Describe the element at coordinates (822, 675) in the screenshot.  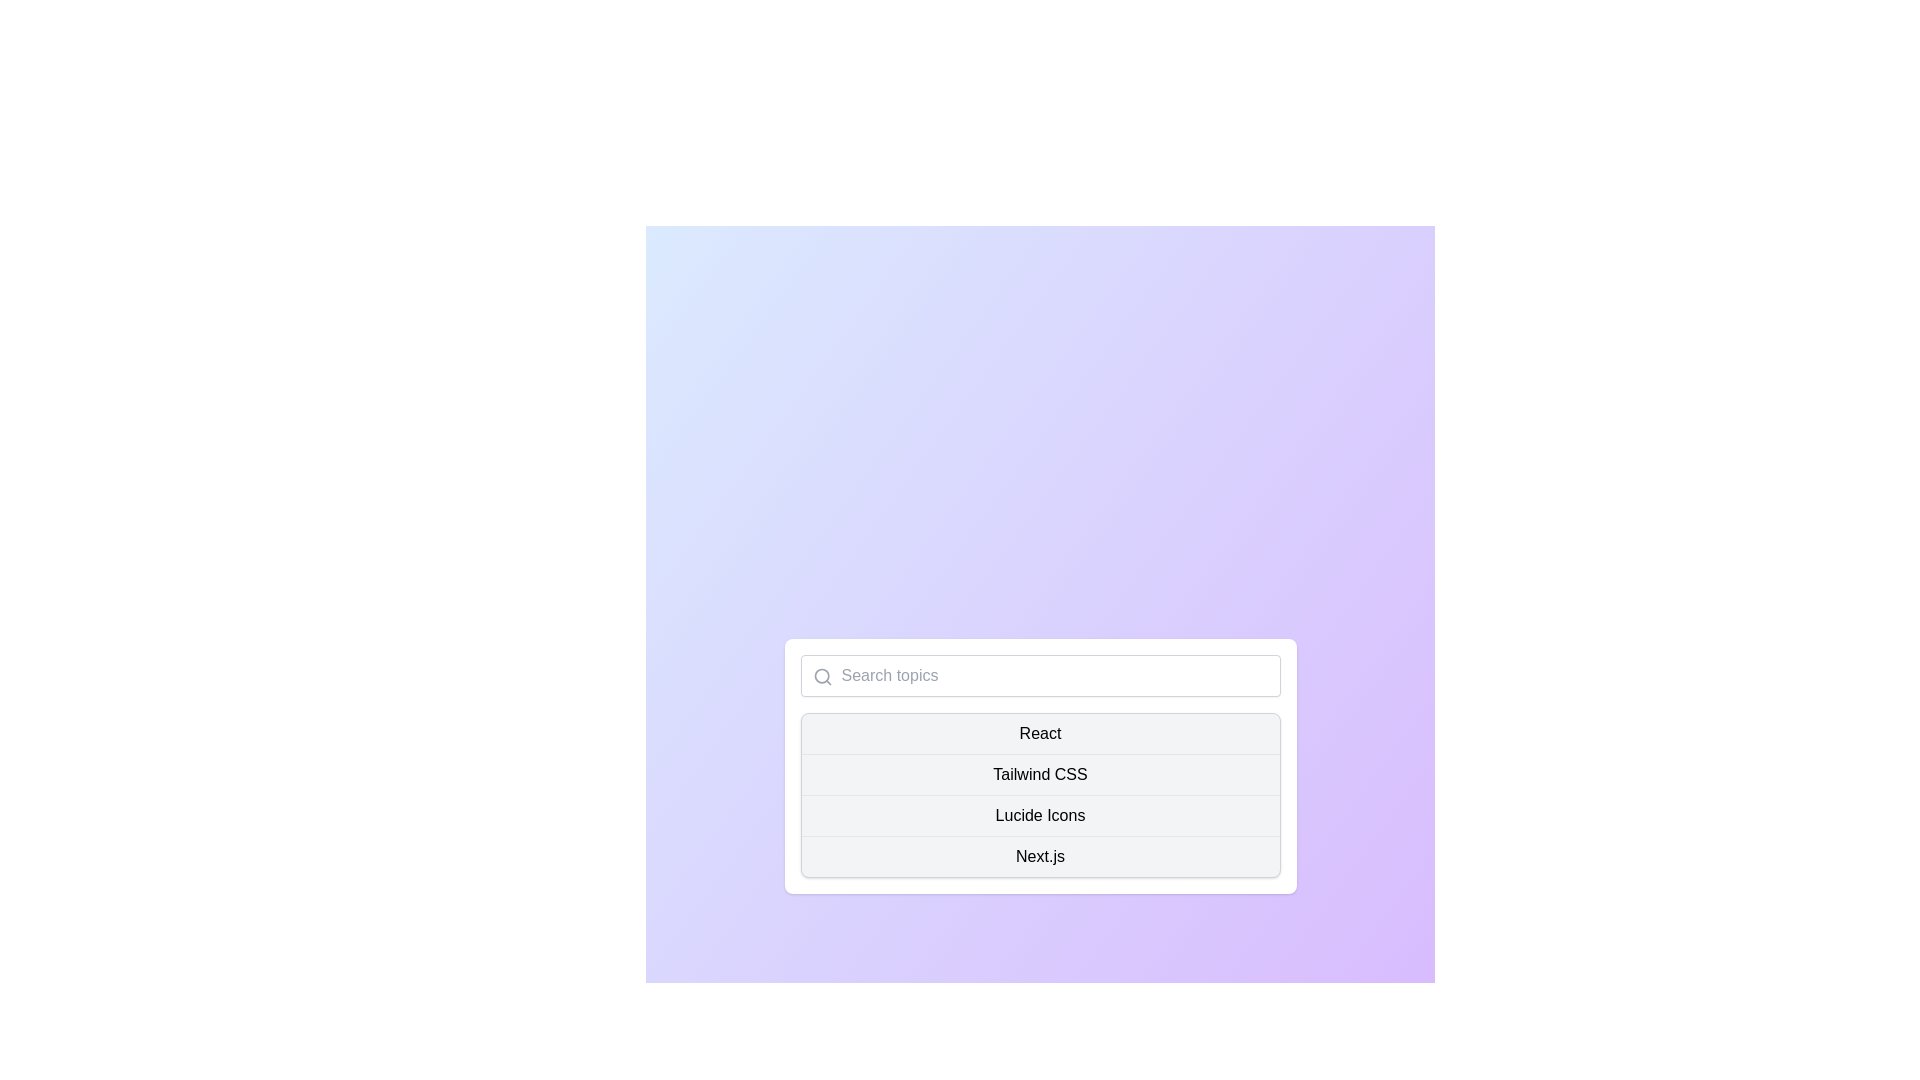
I see `the search icon, which is an SVG representation of a magnifying glass located inside the search bar at the left side` at that location.